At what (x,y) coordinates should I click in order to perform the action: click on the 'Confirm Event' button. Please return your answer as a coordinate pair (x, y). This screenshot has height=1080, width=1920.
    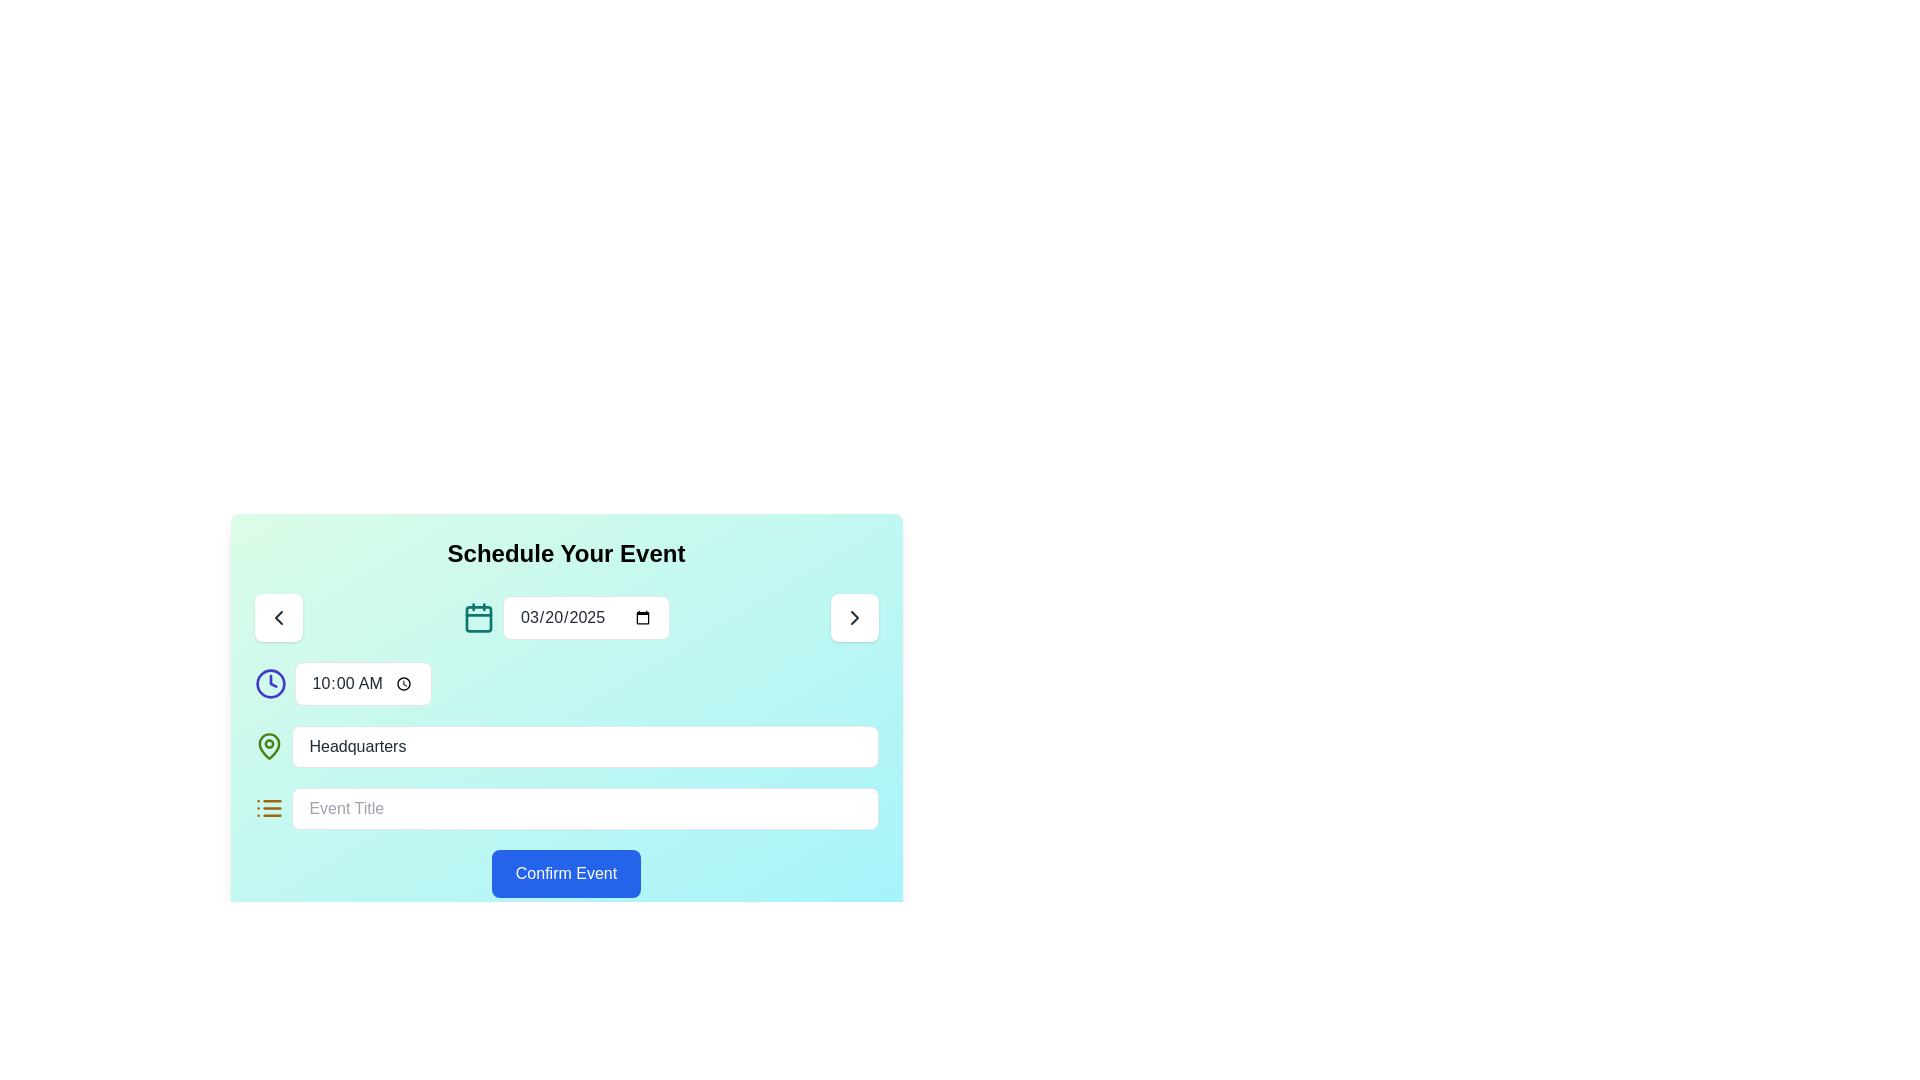
    Looking at the image, I should click on (565, 873).